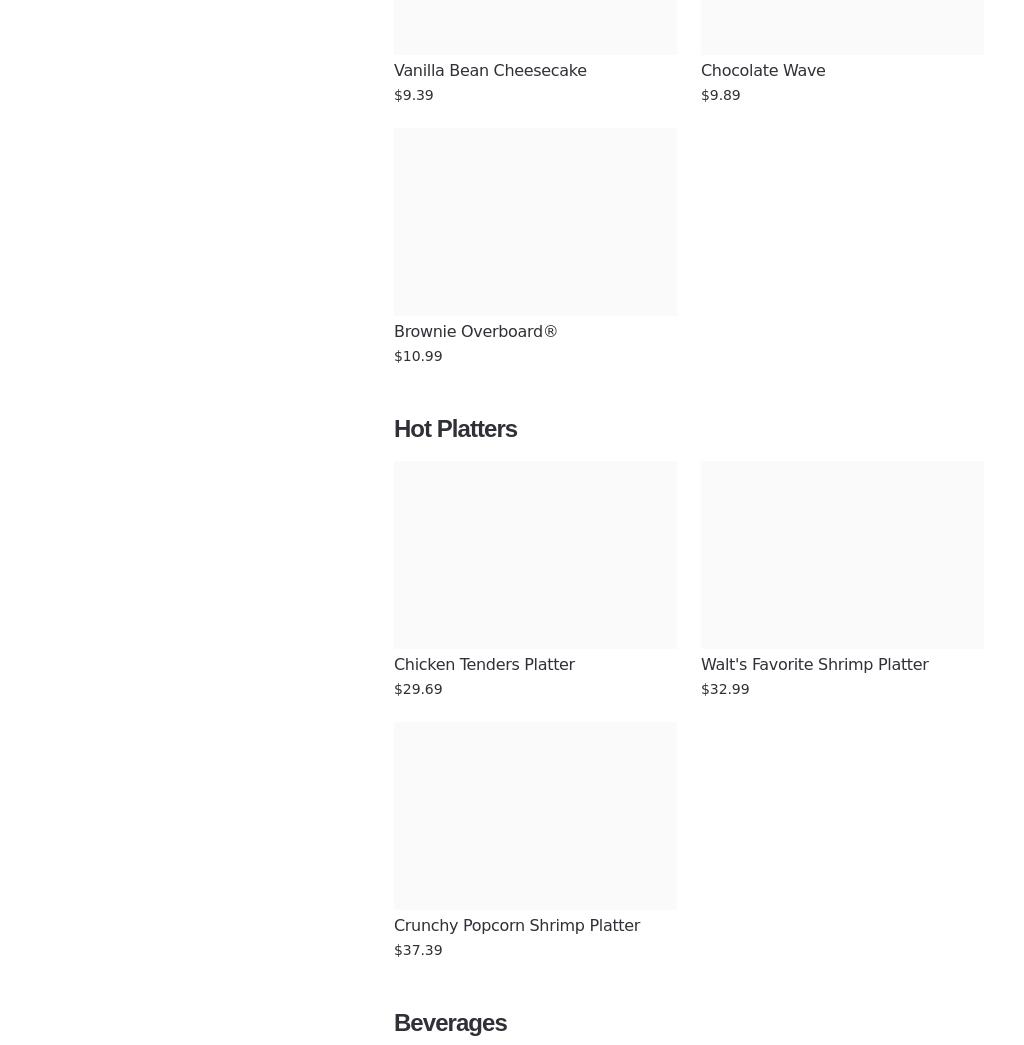  What do you see at coordinates (483, 664) in the screenshot?
I see `'Chicken Tenders Platter'` at bounding box center [483, 664].